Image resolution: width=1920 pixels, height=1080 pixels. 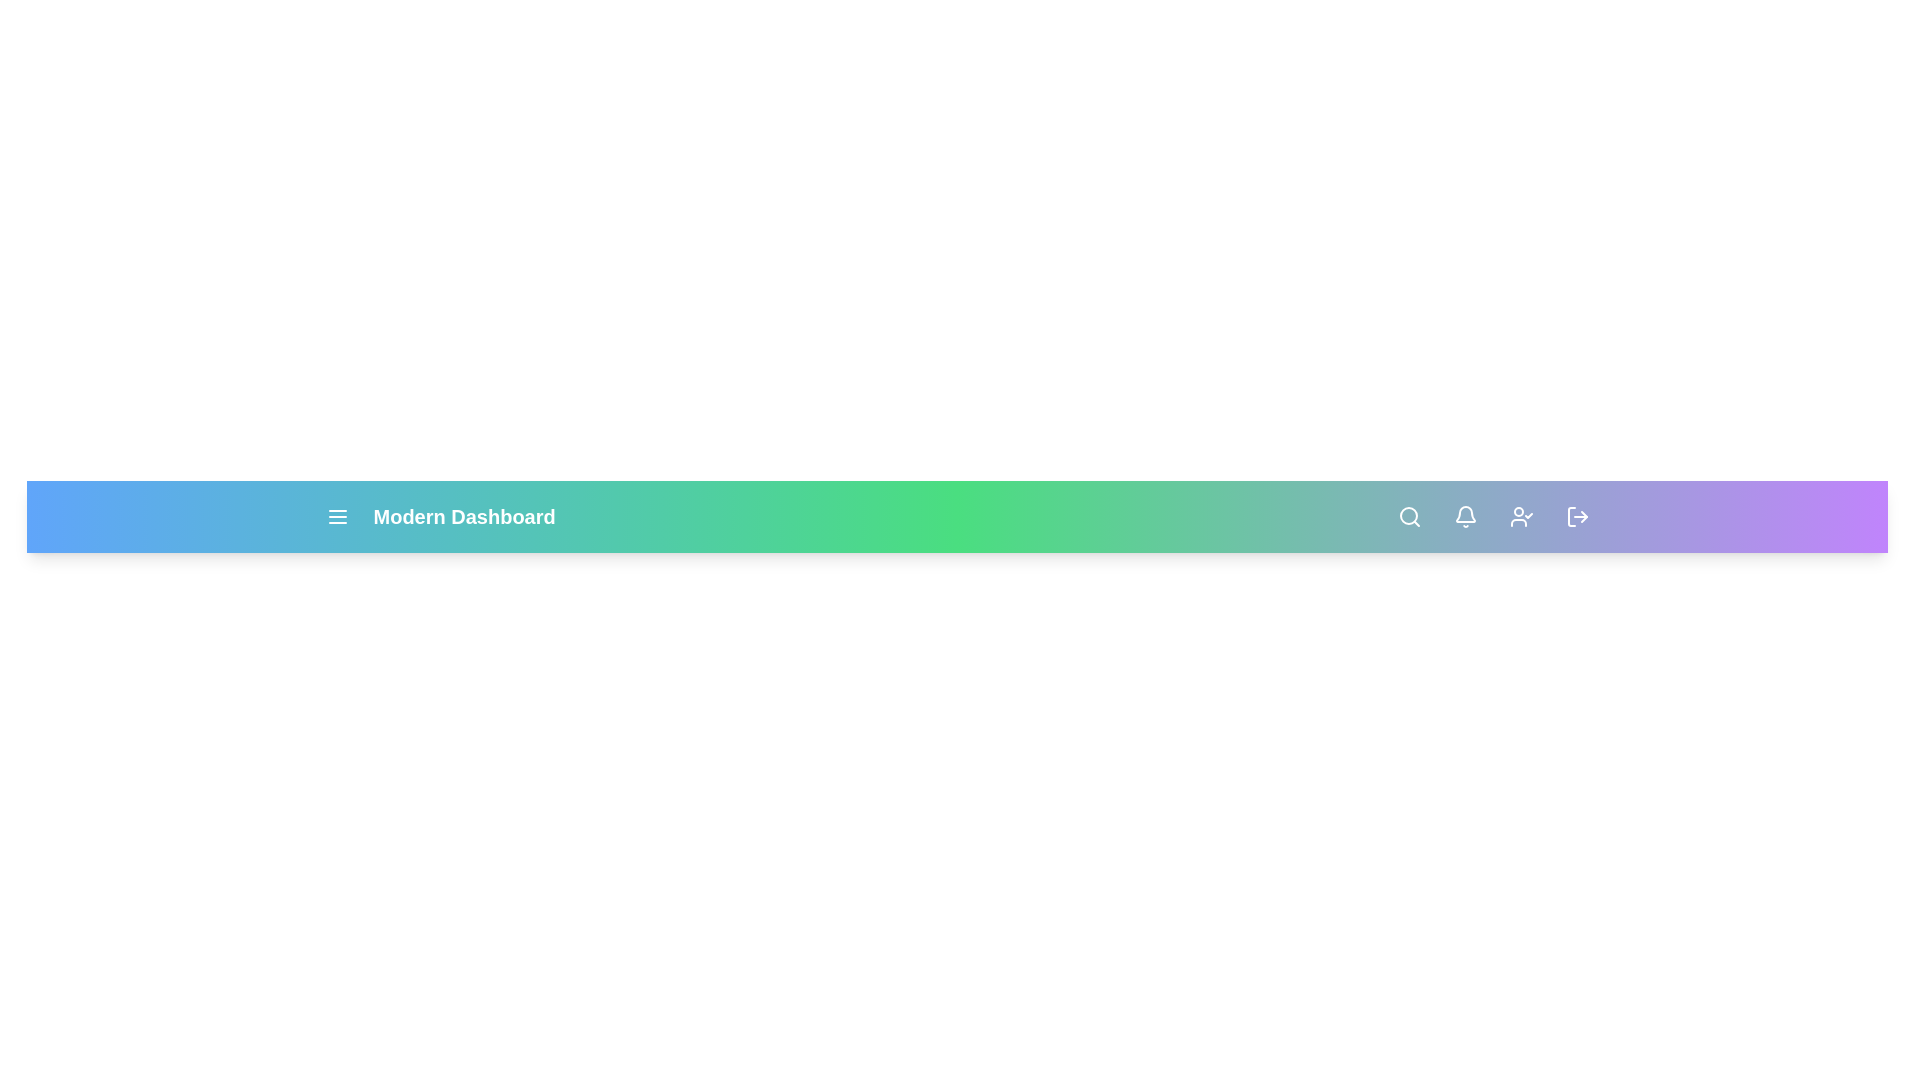 What do you see at coordinates (1408, 515) in the screenshot?
I see `the search button to initiate a search` at bounding box center [1408, 515].